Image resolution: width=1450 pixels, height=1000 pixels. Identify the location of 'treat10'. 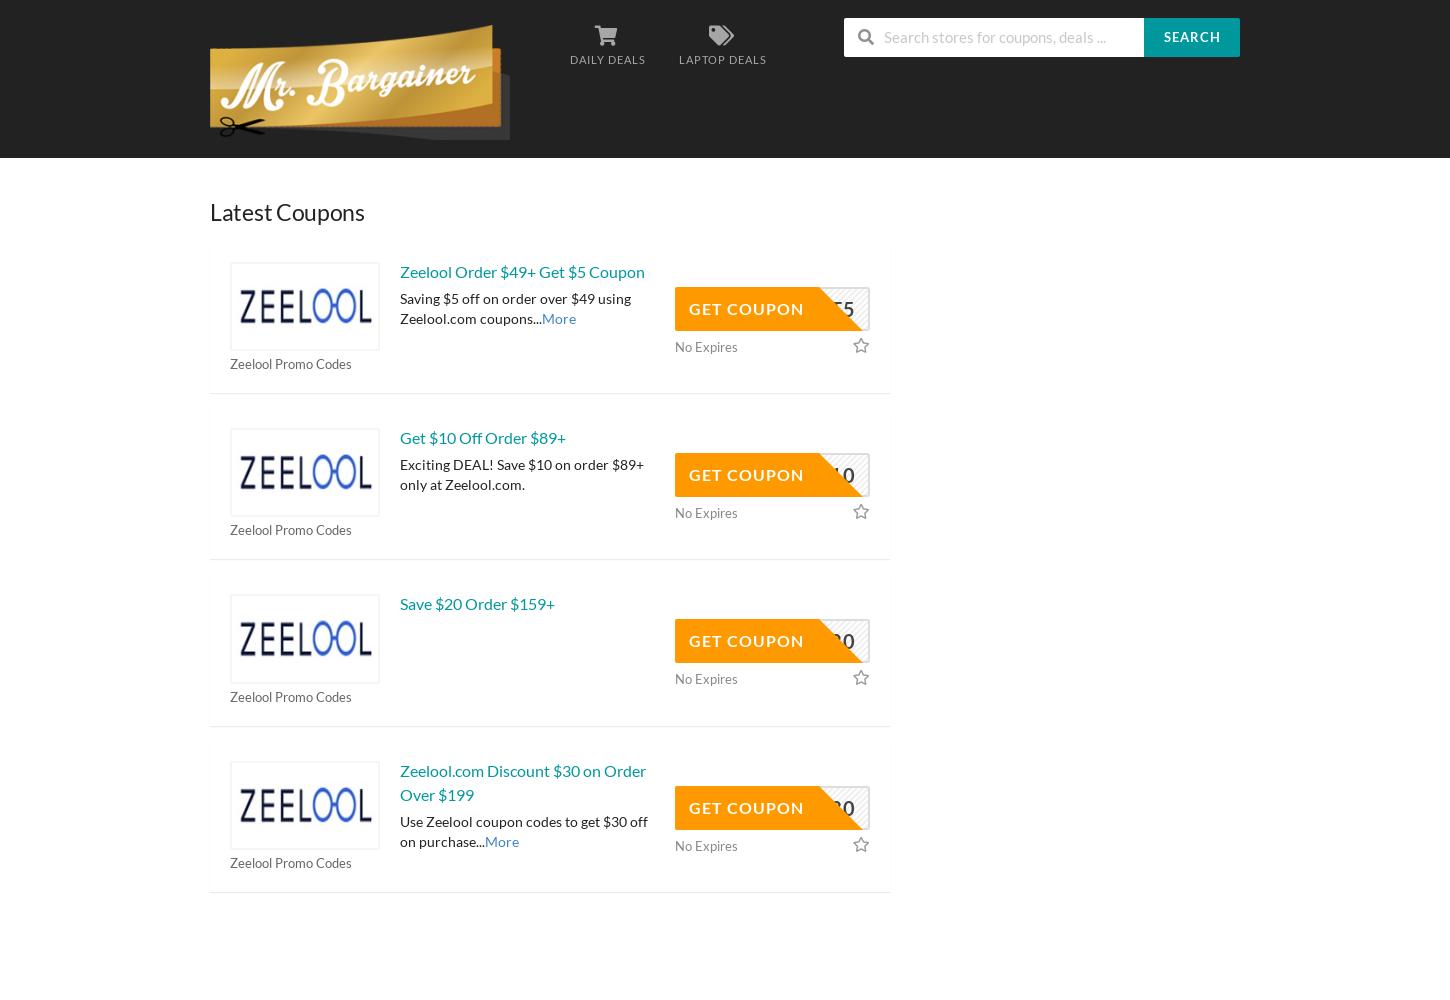
(809, 473).